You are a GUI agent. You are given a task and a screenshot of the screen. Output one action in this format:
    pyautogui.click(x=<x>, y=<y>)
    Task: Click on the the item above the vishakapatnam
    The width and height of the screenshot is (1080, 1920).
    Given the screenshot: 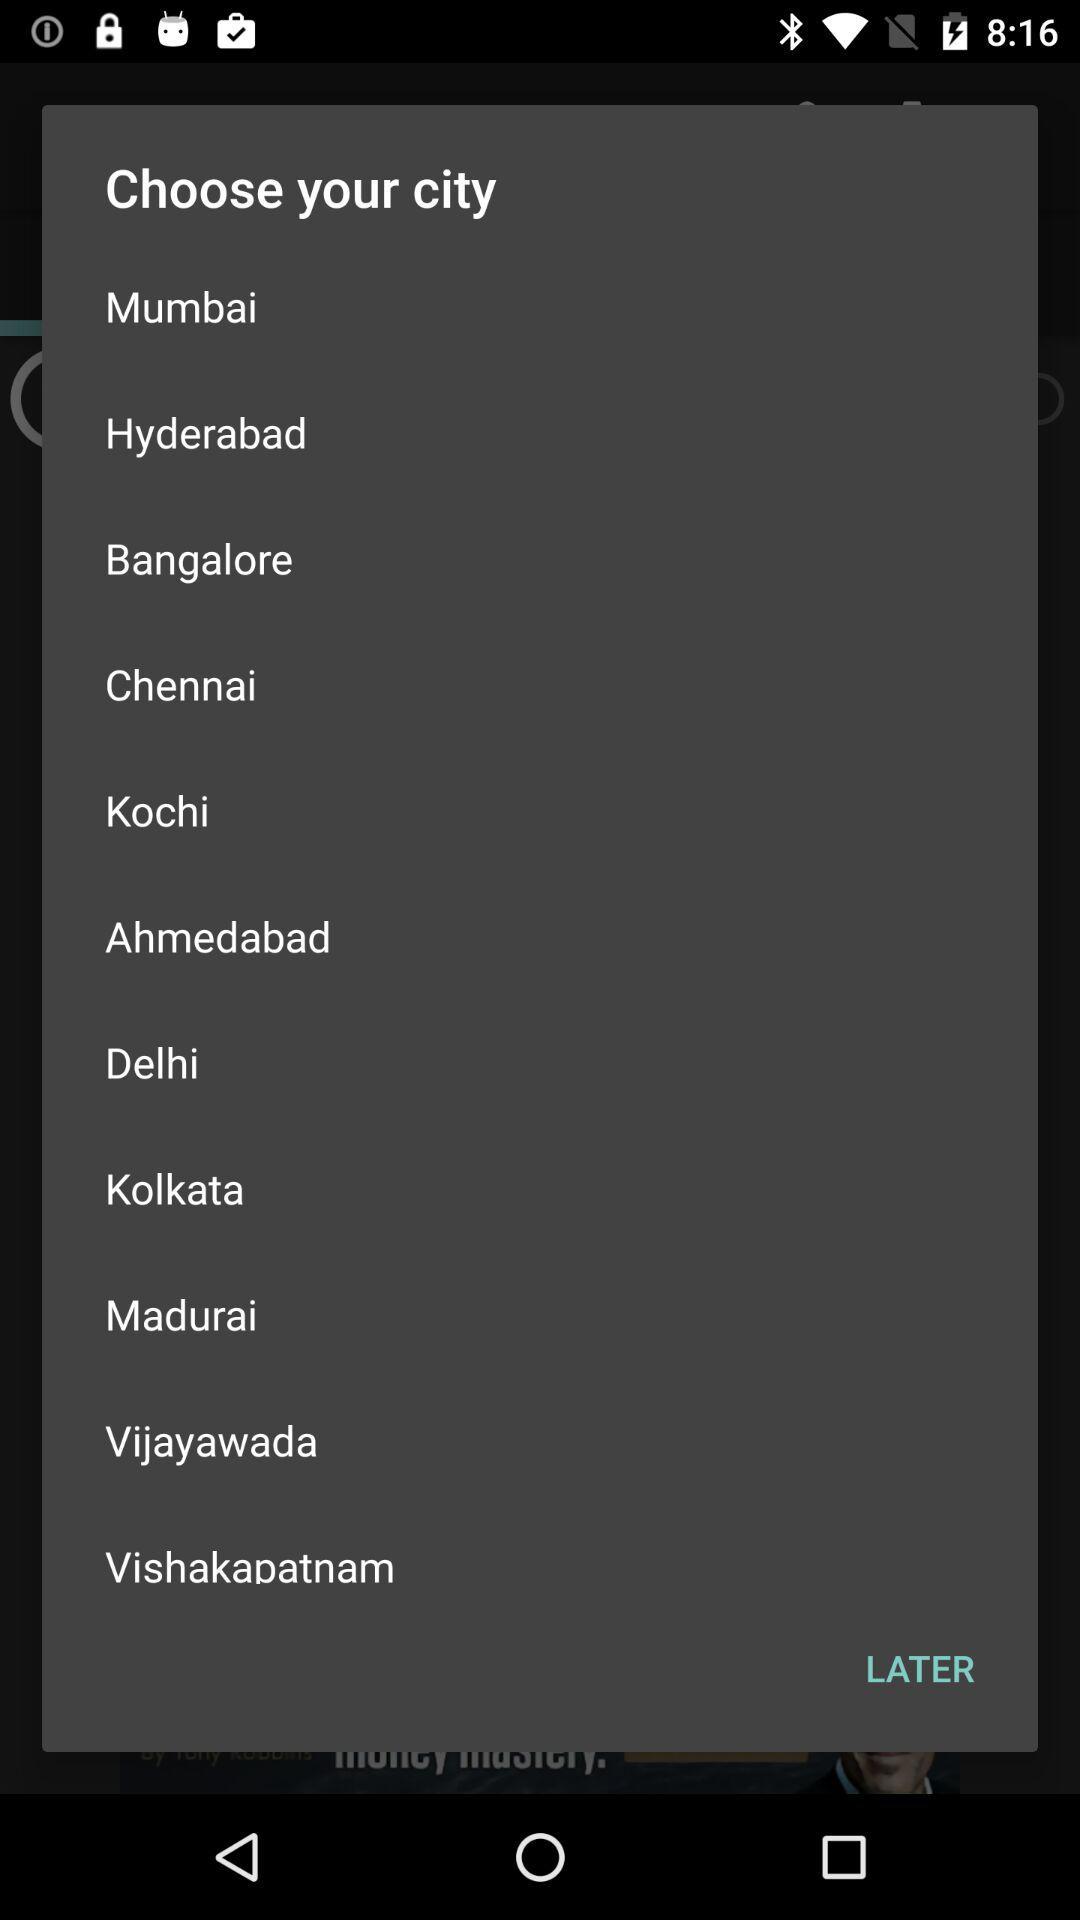 What is the action you would take?
    pyautogui.click(x=540, y=1440)
    